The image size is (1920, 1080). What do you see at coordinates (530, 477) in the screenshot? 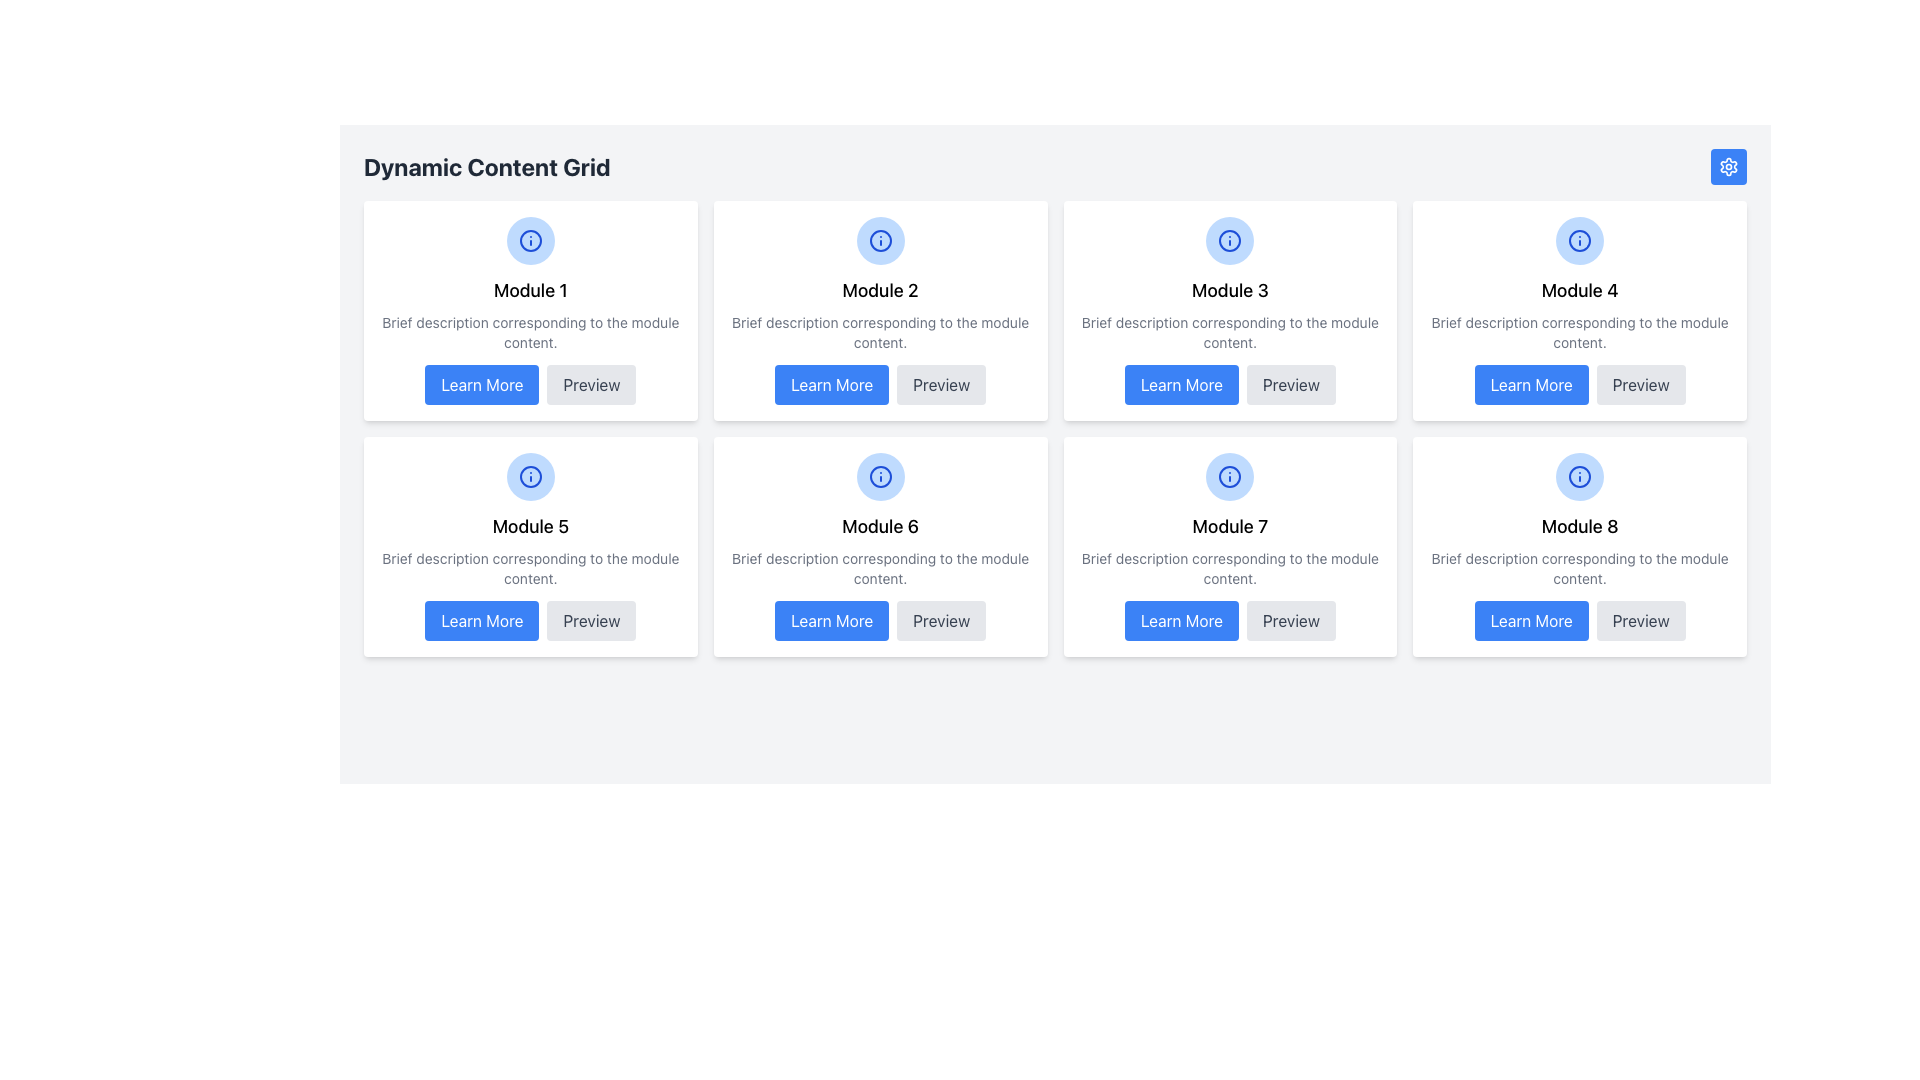
I see `the circular information icon with a blue outline and 'i' symbol located in the top-left segment of the 'Module 5' card` at bounding box center [530, 477].